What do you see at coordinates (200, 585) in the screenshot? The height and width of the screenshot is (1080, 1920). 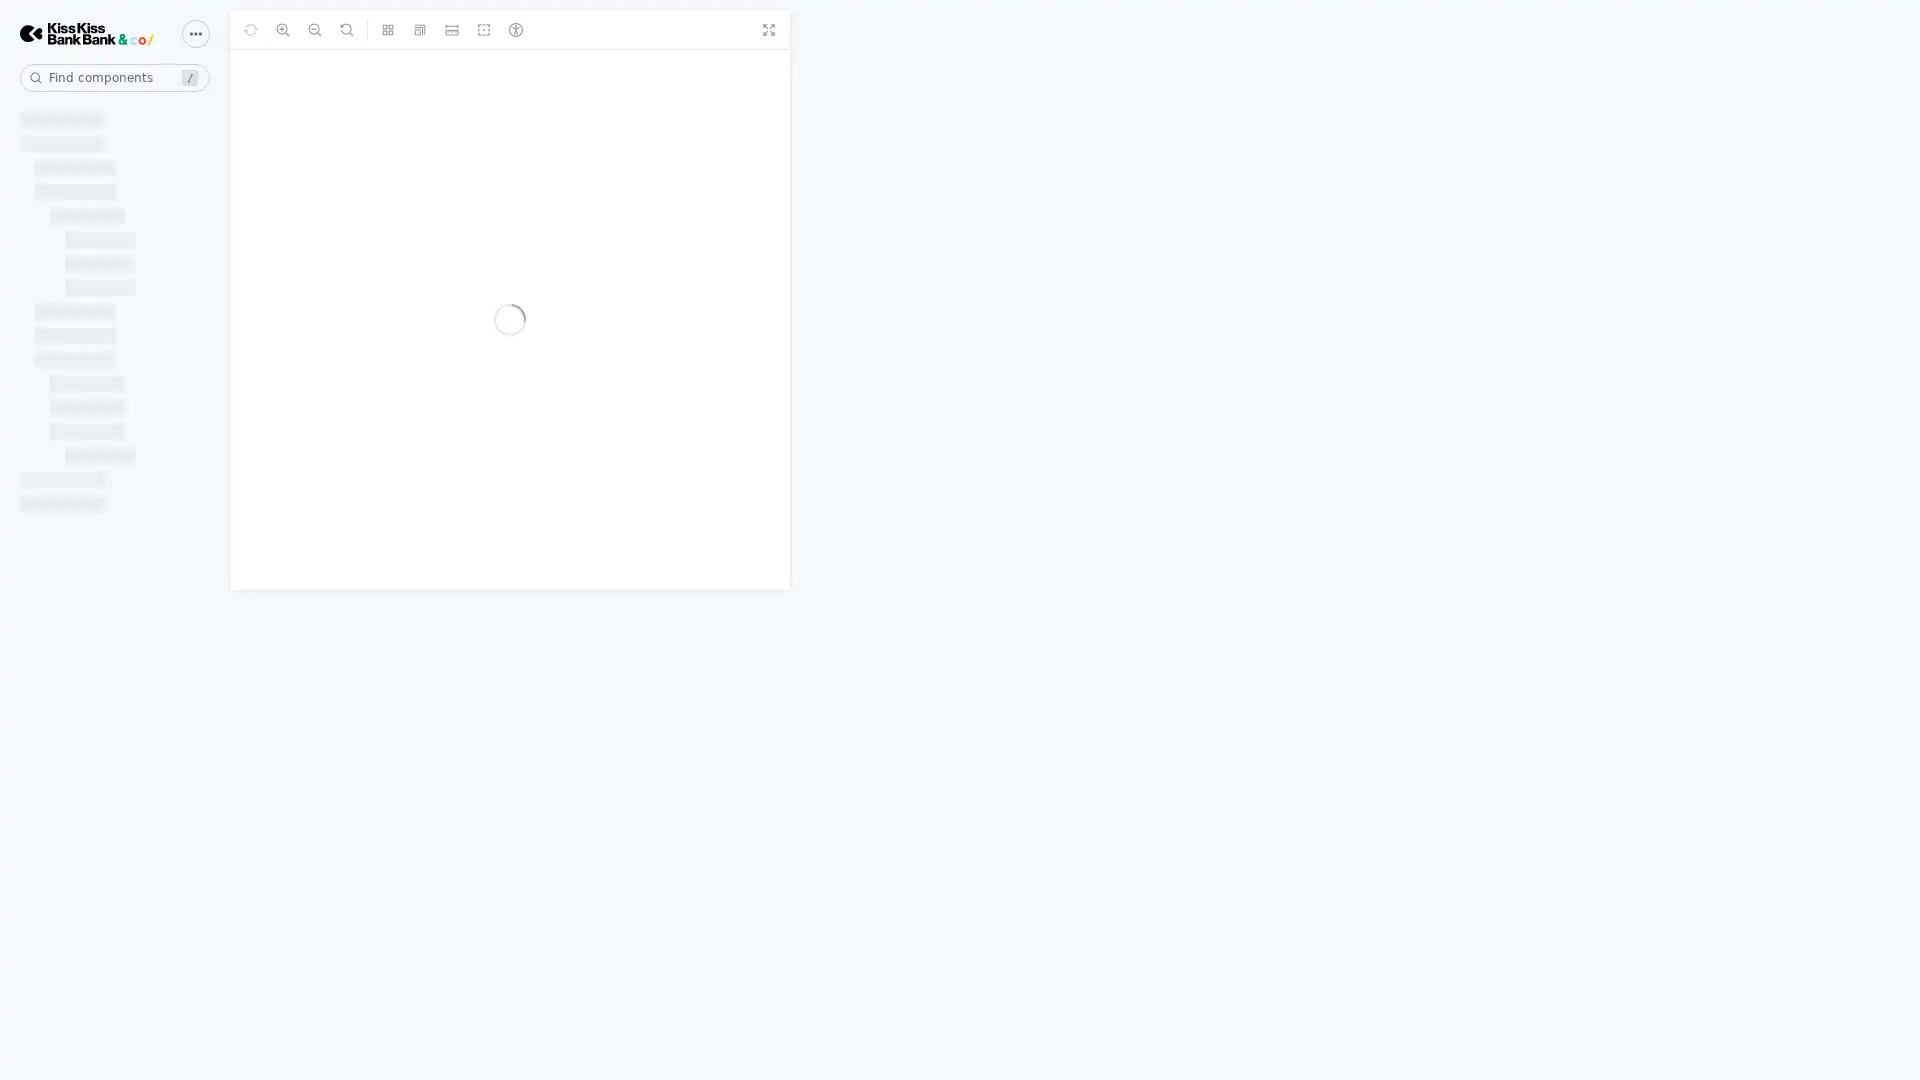 I see `expand` at bounding box center [200, 585].